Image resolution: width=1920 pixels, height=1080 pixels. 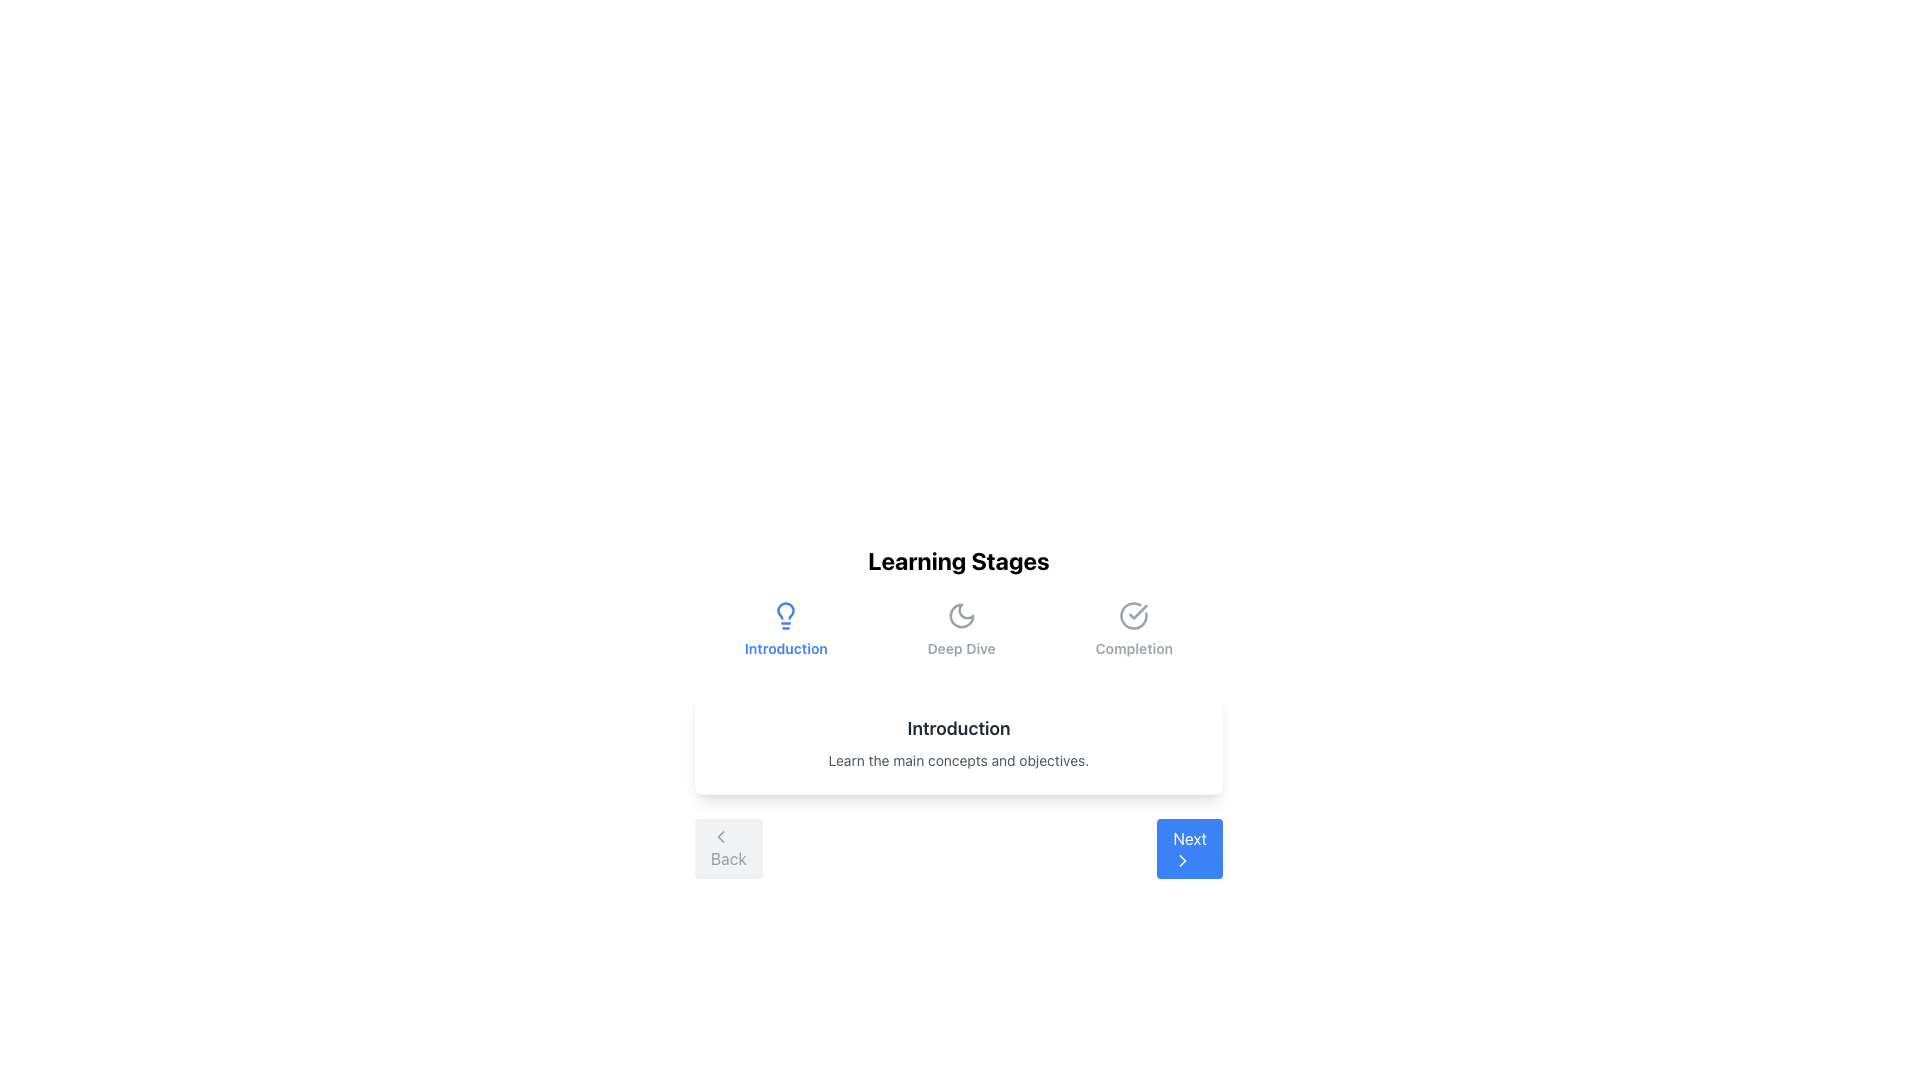 I want to click on the 'Deep Dive' text element which has a gray circular crescent moon icon above it, positioned in the middle of a horizontal set of three icons, so click(x=961, y=628).